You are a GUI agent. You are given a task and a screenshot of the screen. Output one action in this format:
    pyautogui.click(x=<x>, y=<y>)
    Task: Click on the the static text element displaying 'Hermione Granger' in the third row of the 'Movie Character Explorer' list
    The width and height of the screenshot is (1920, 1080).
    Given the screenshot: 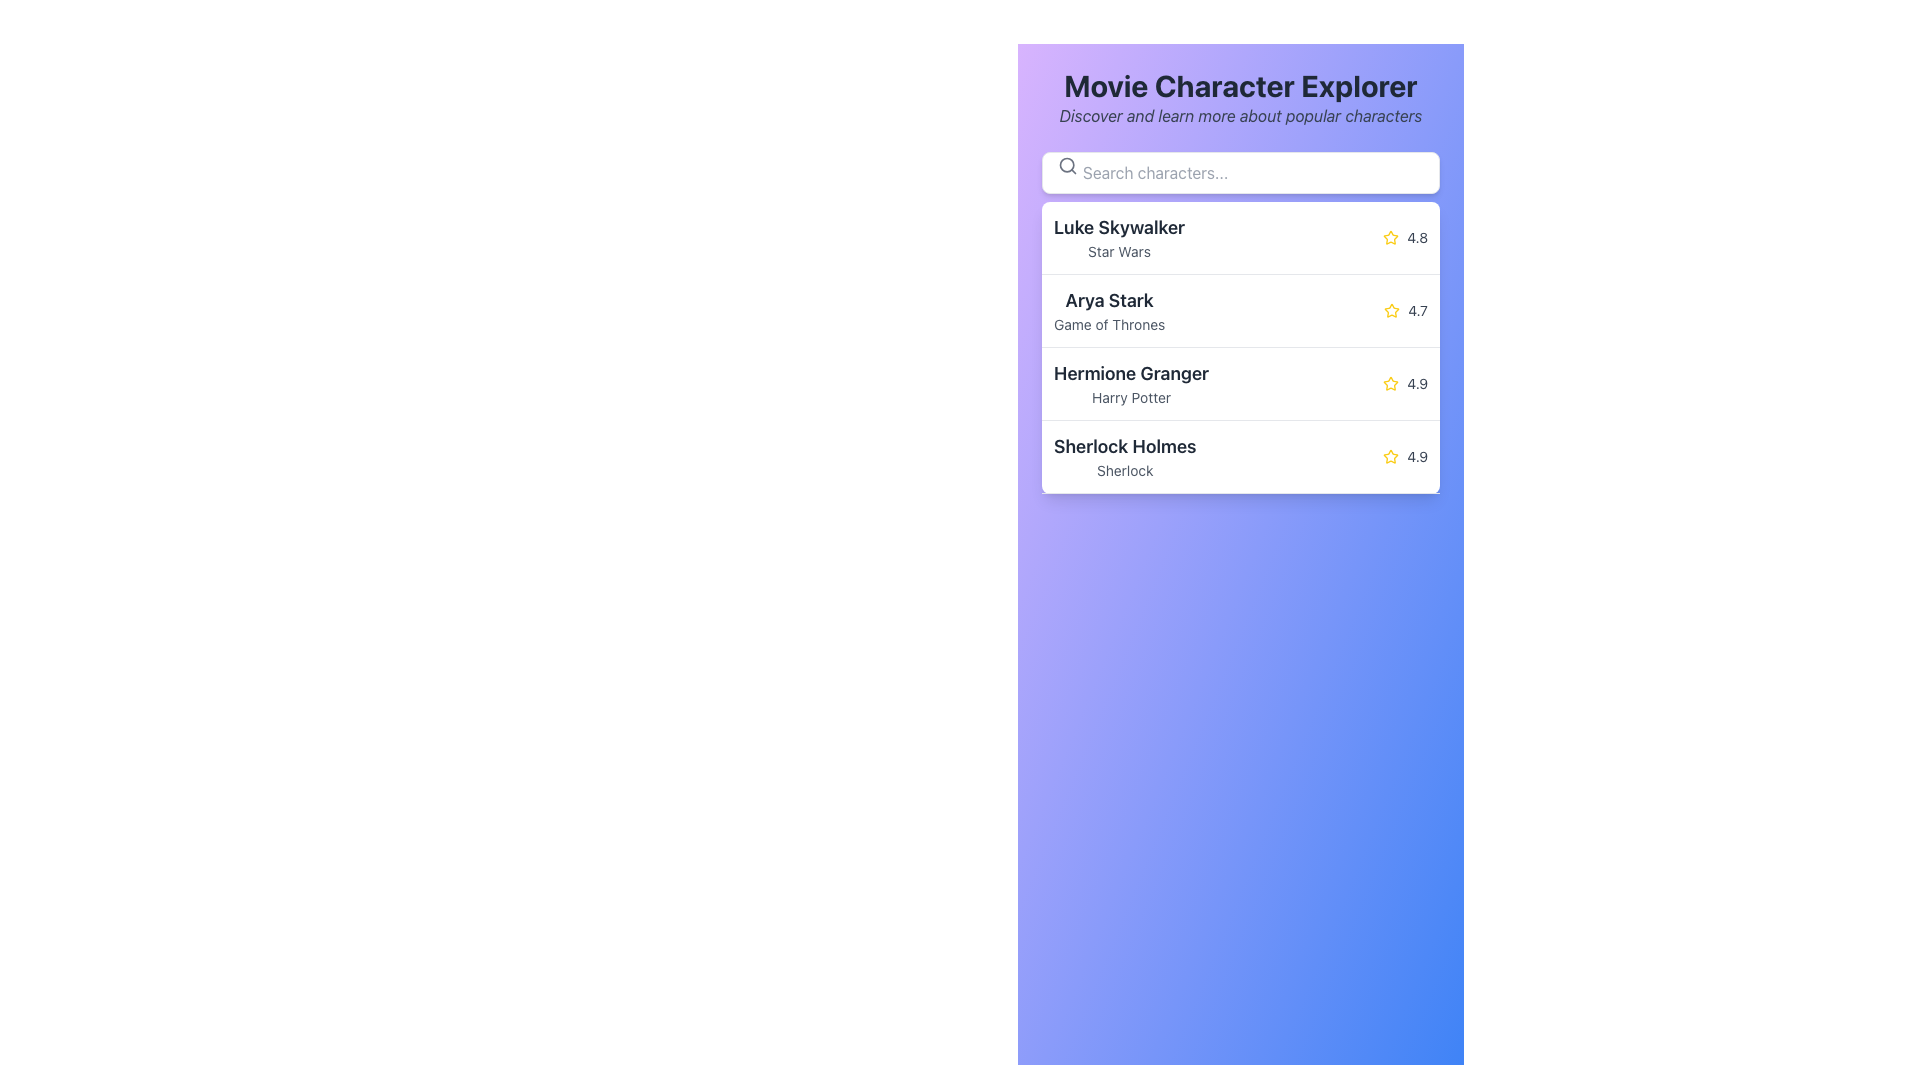 What is the action you would take?
    pyautogui.click(x=1131, y=384)
    